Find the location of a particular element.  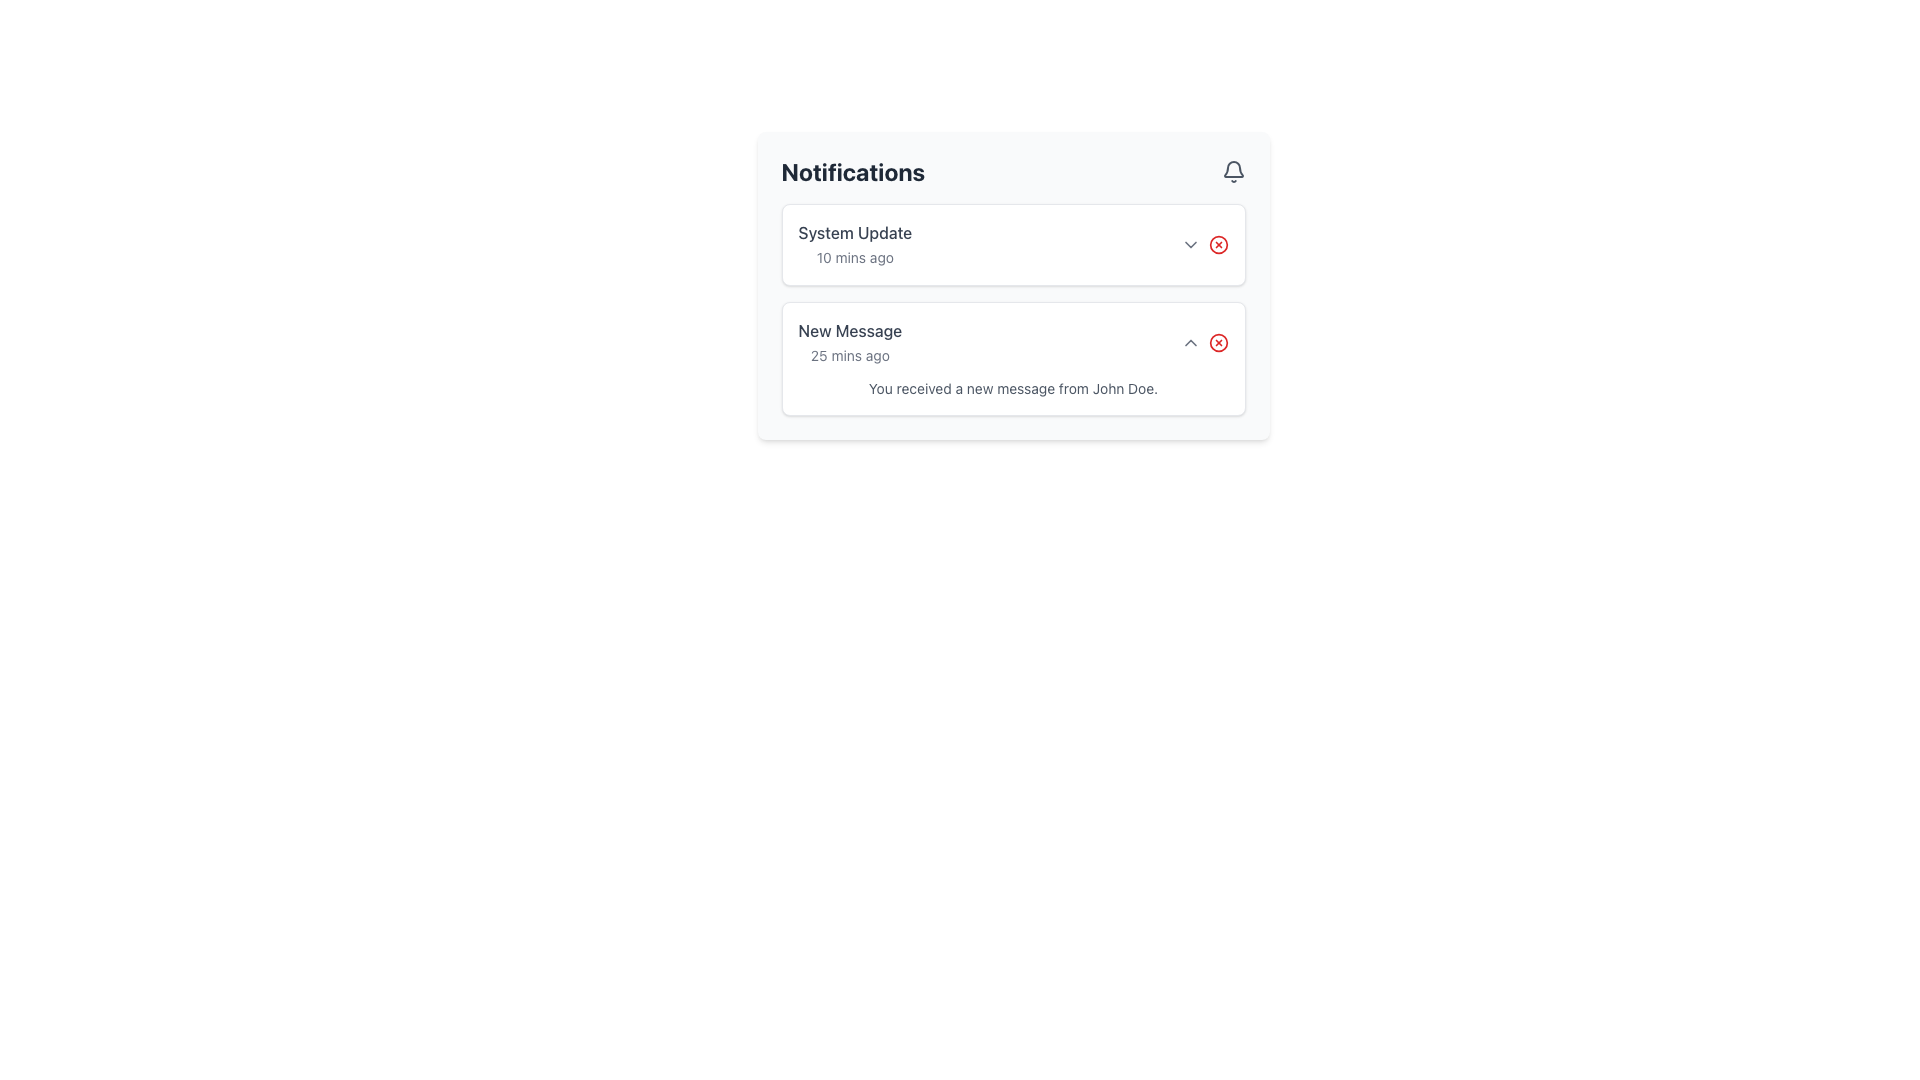

text content of the 'Notifications' text label displayed in a bold and large gray font located at the top-left section of the notification items box is located at coordinates (853, 171).